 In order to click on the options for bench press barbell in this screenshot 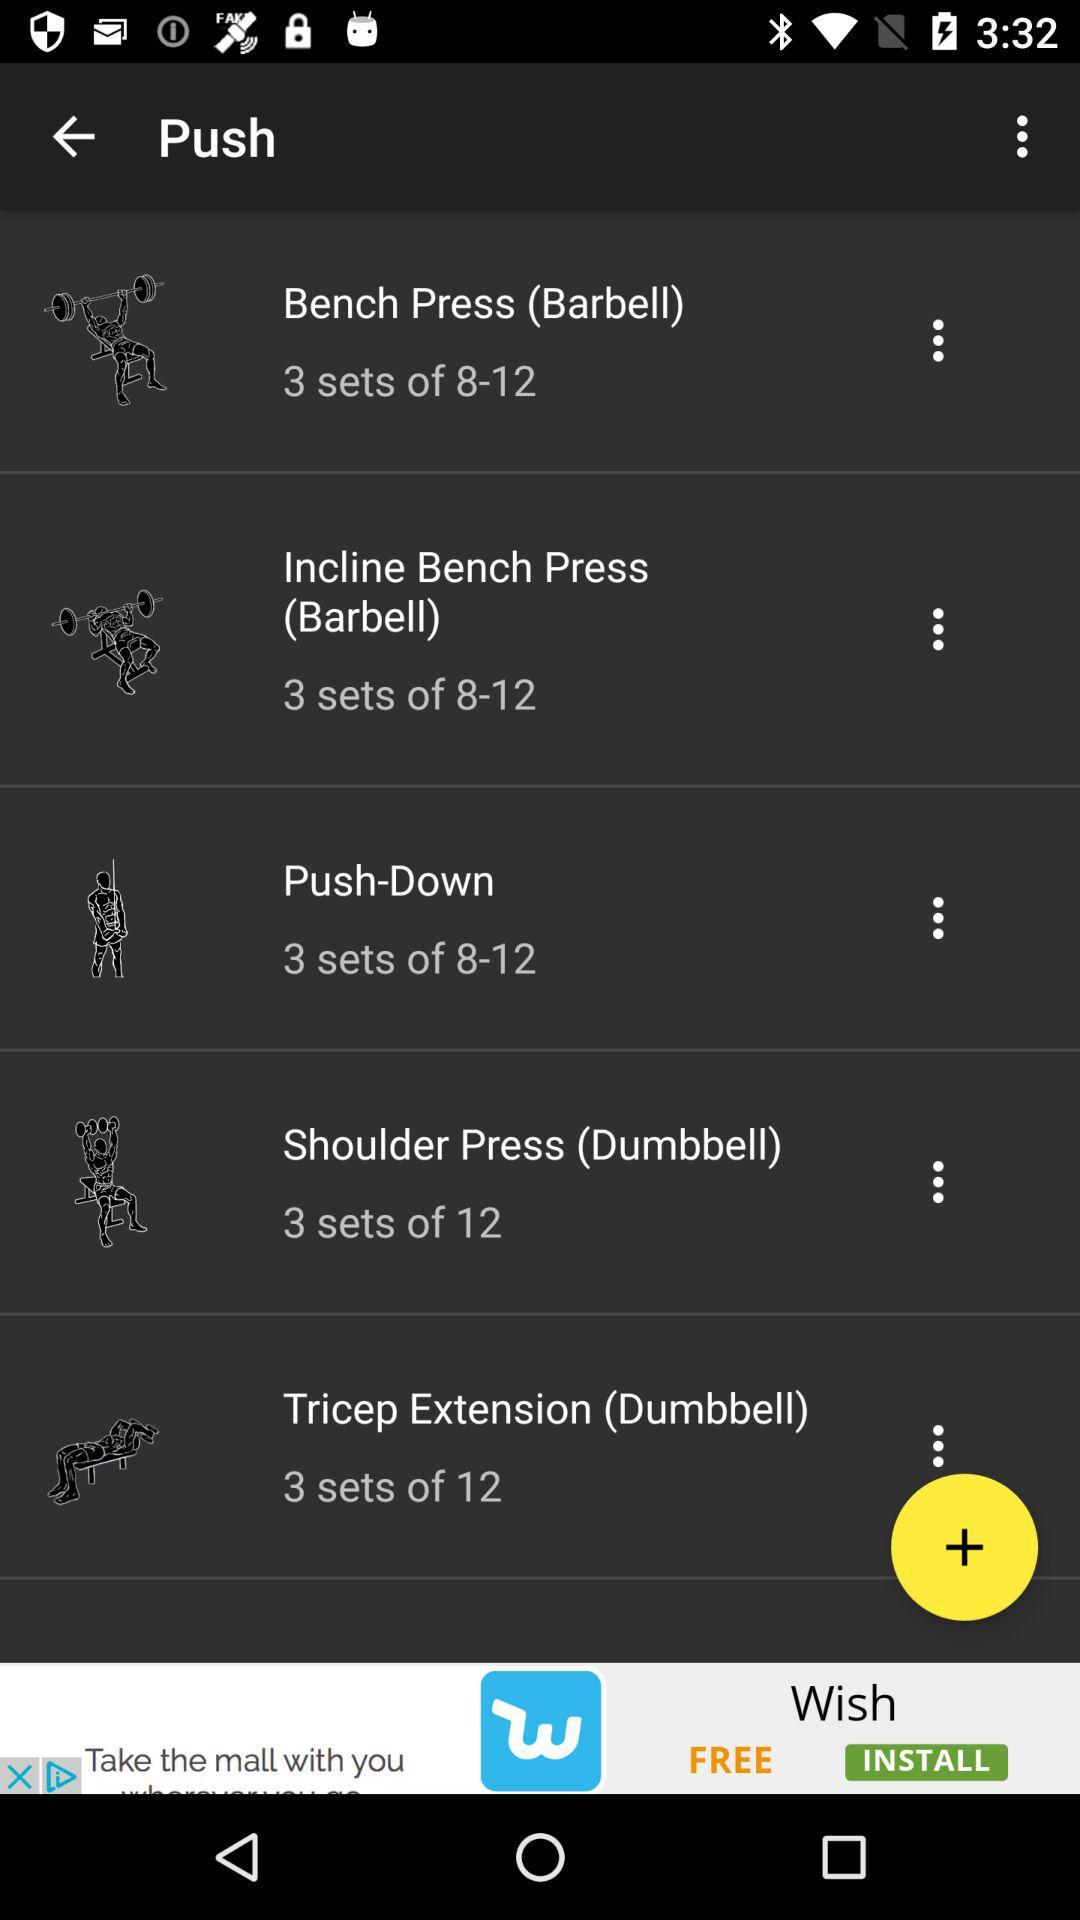, I will do `click(938, 340)`.